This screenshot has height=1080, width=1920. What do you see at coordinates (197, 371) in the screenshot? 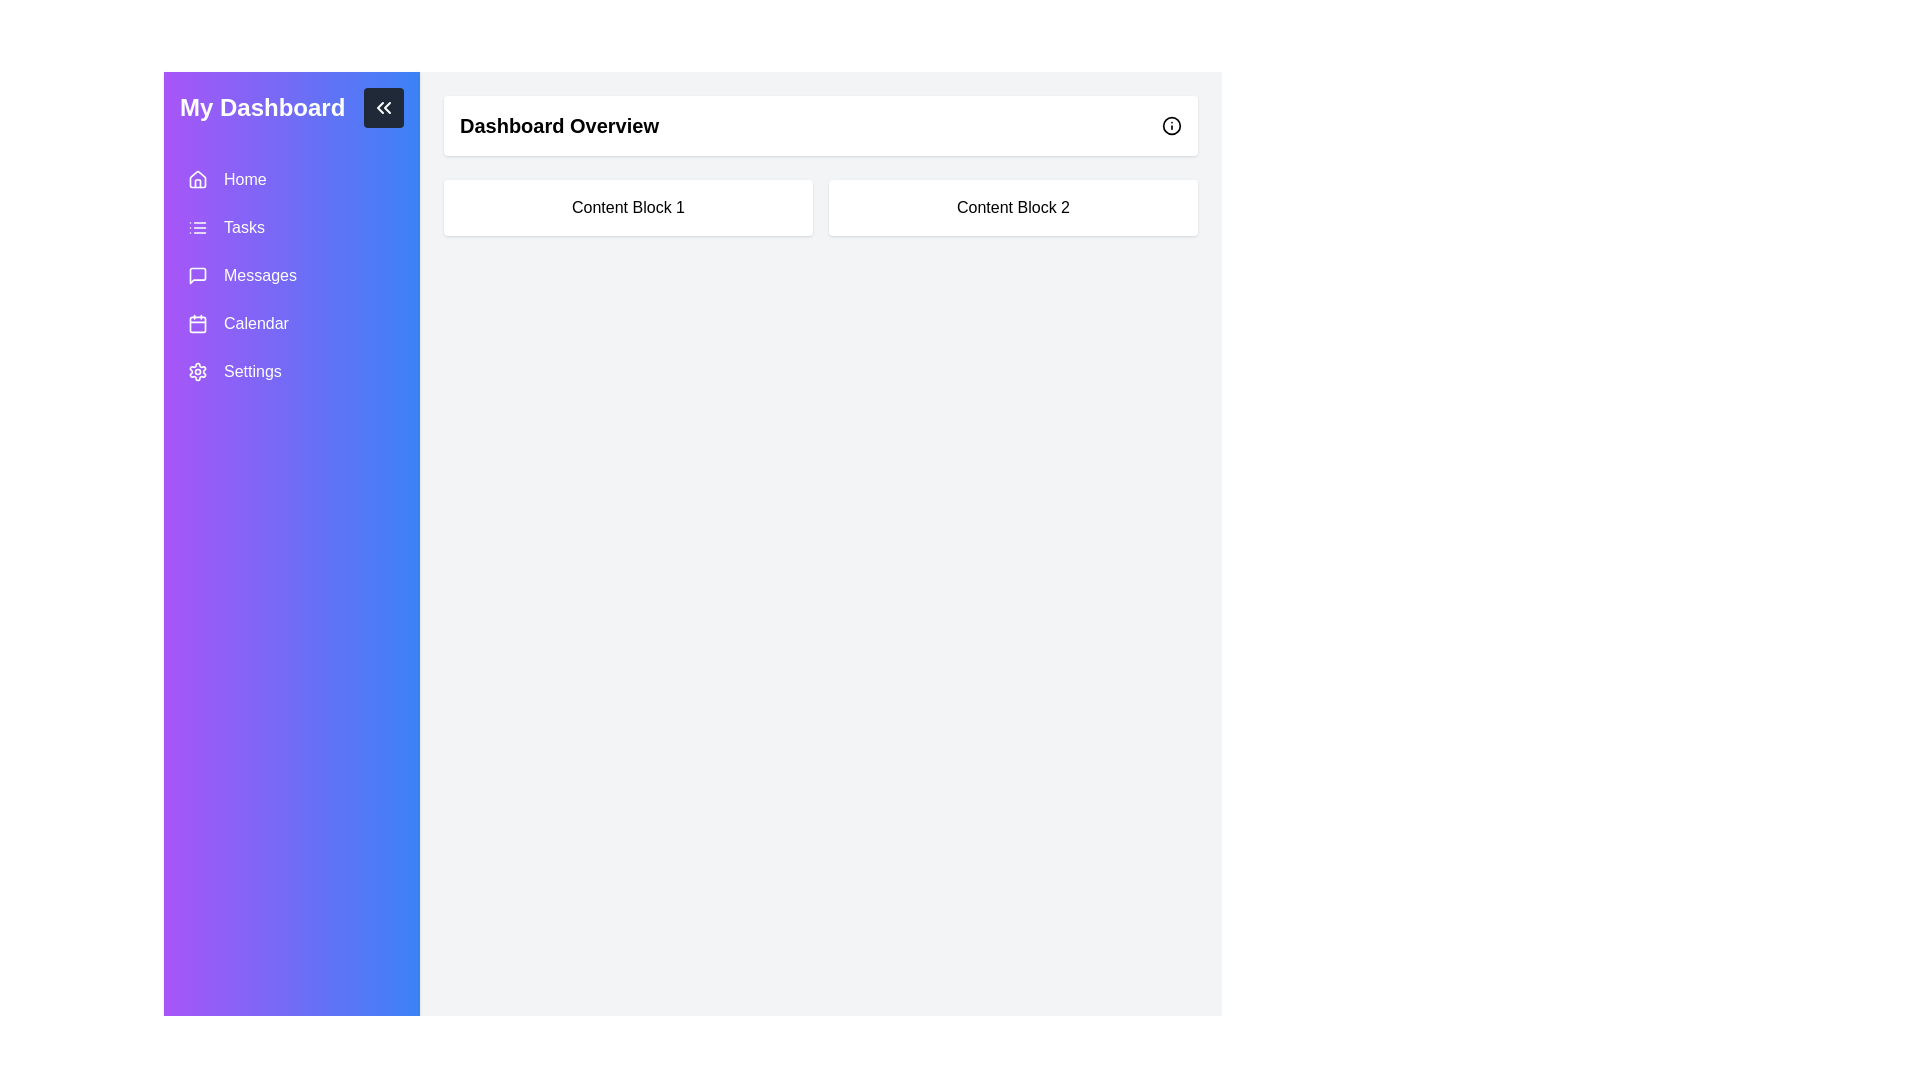
I see `the gear-shaped icon with a purple gradient background located at the bottom of the left sidebar` at bounding box center [197, 371].